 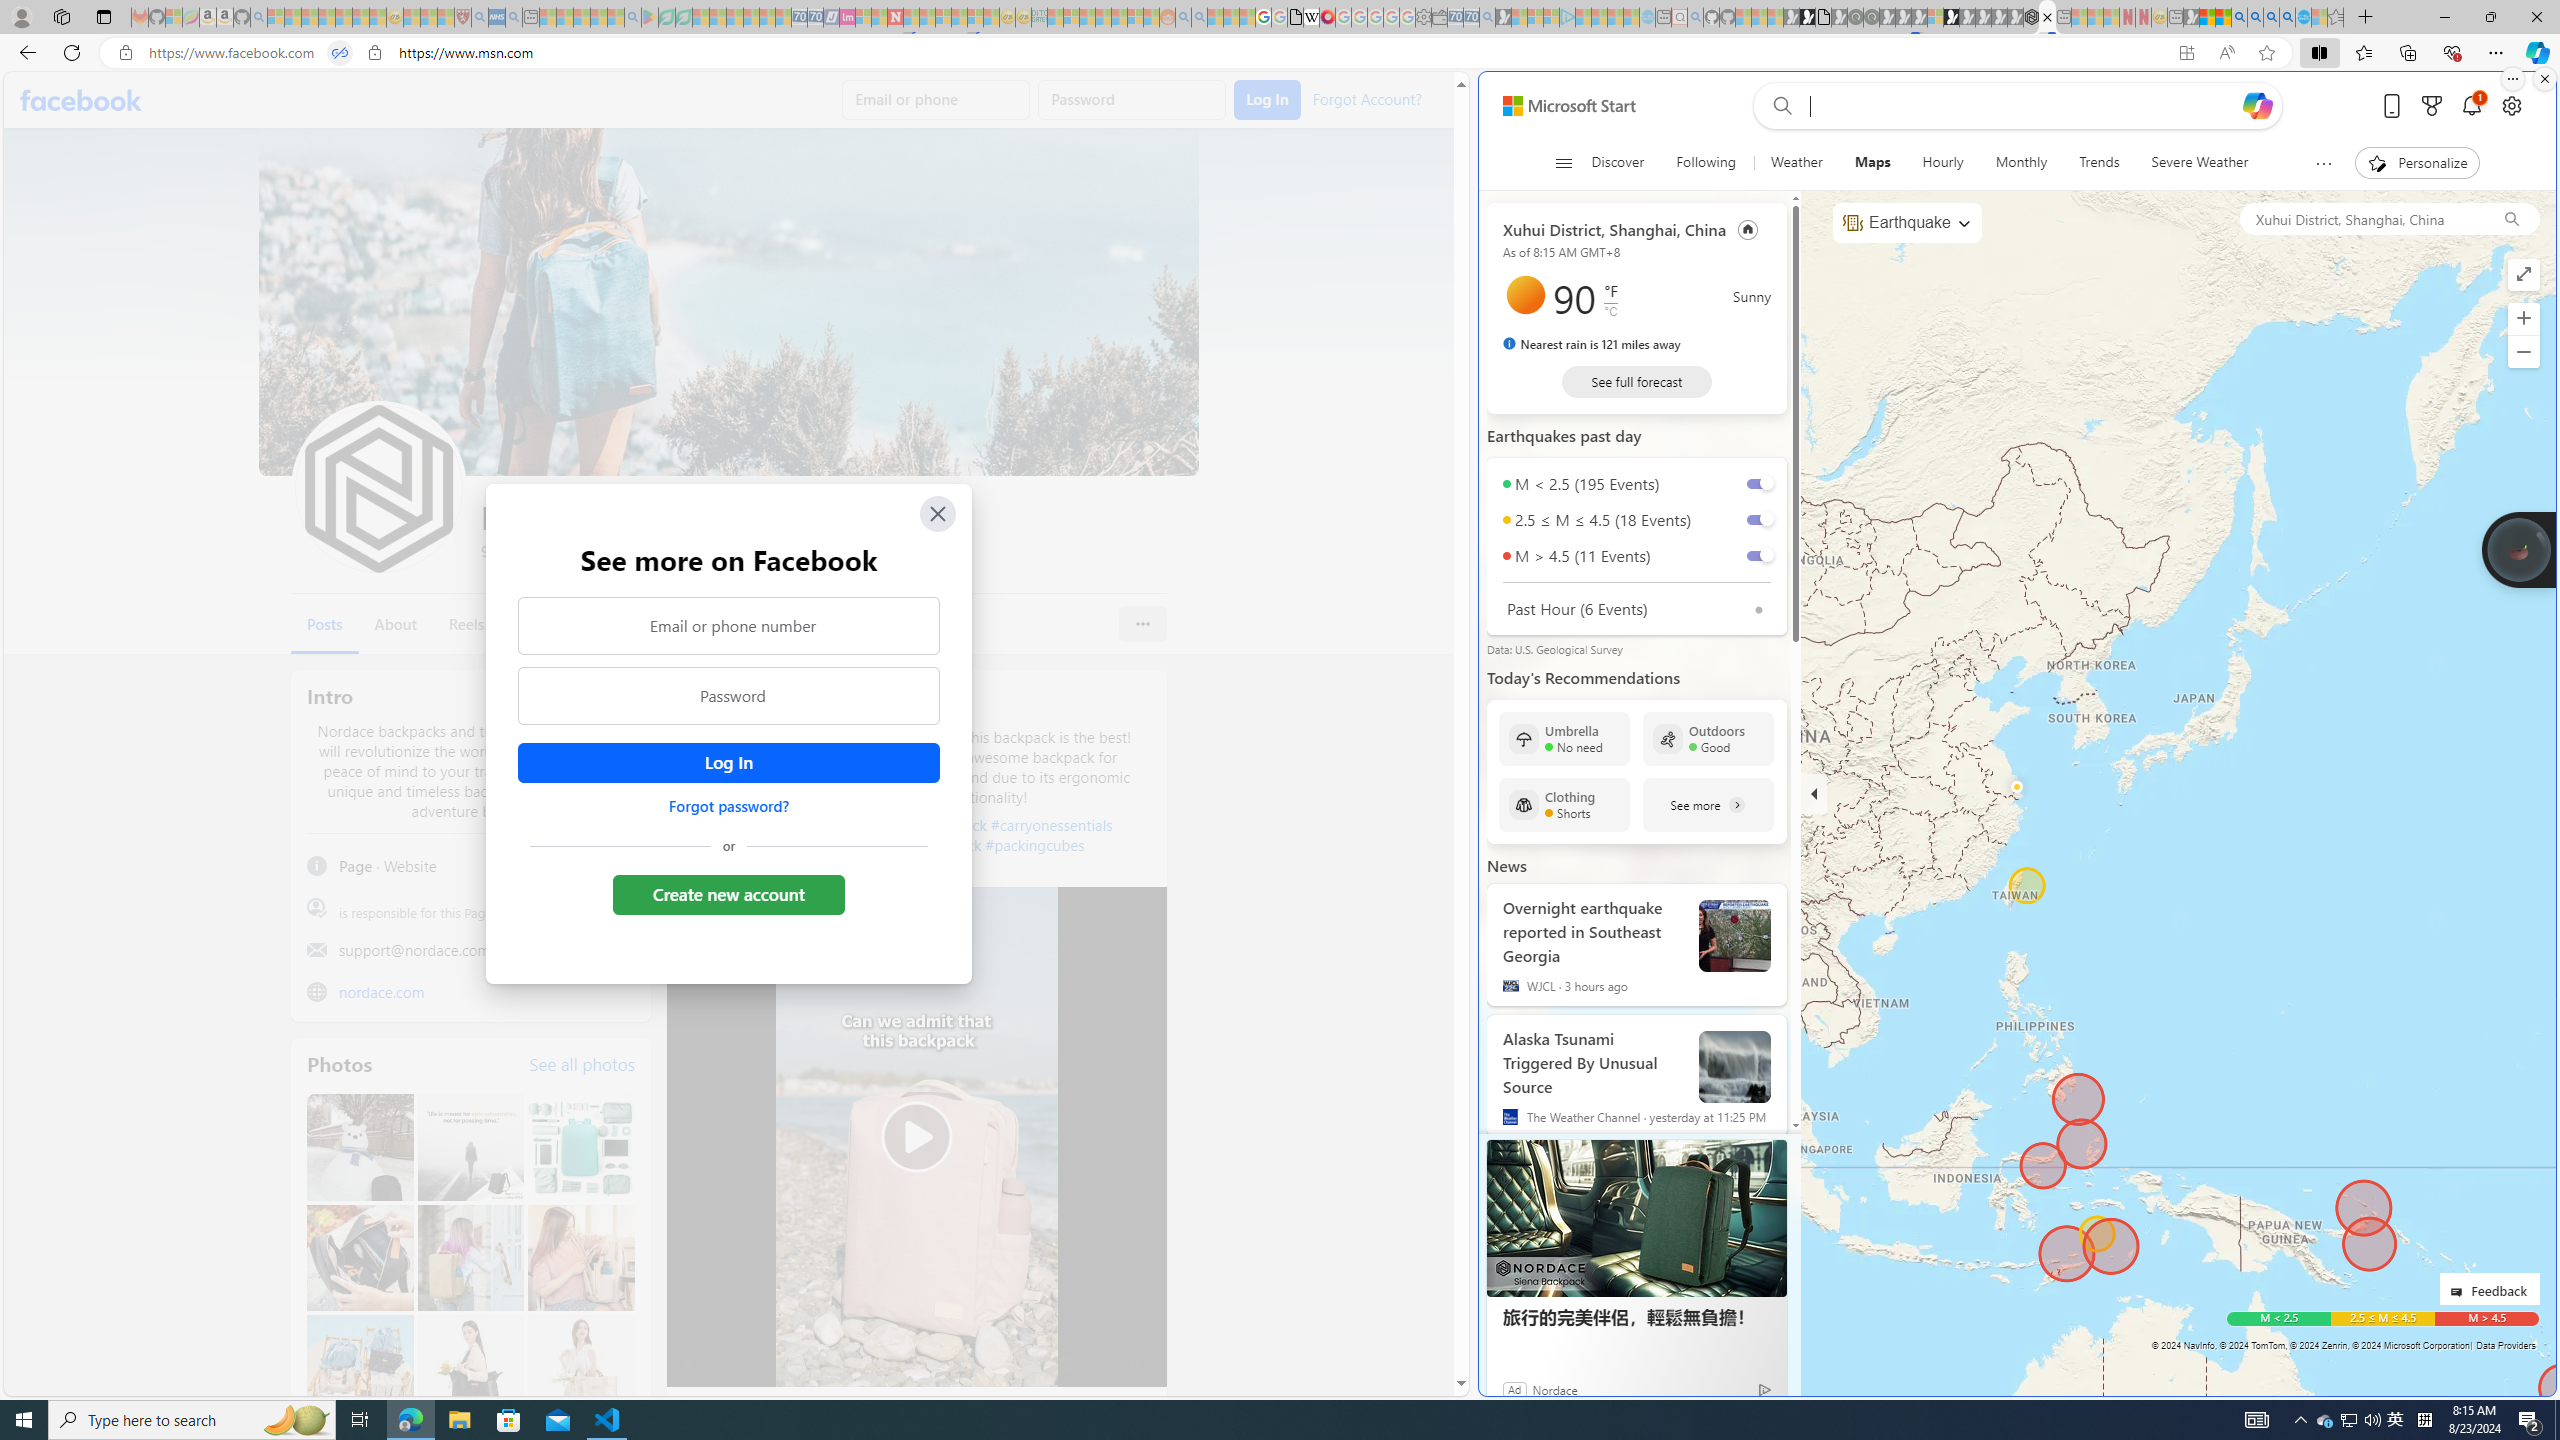 I want to click on 'Enter full screen mode', so click(x=2523, y=275).